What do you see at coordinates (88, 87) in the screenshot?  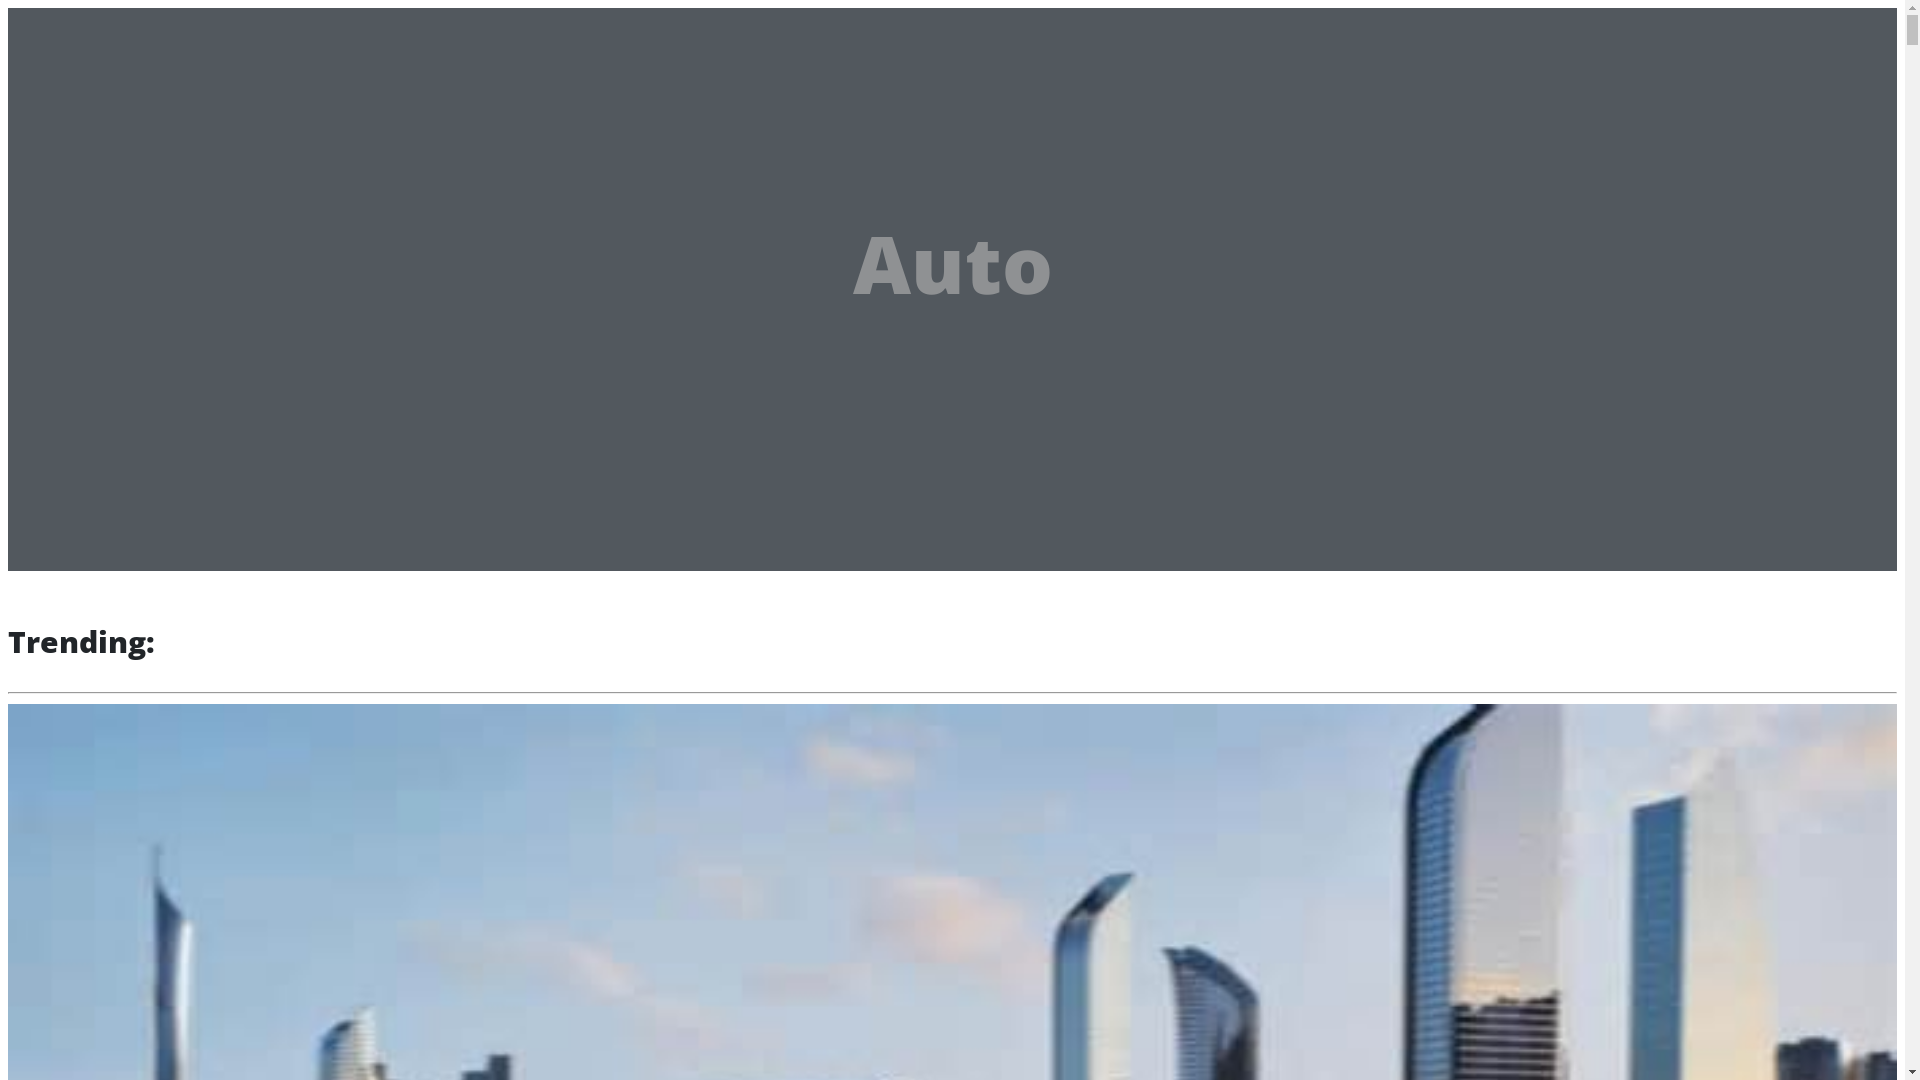 I see `'HOME'` at bounding box center [88, 87].